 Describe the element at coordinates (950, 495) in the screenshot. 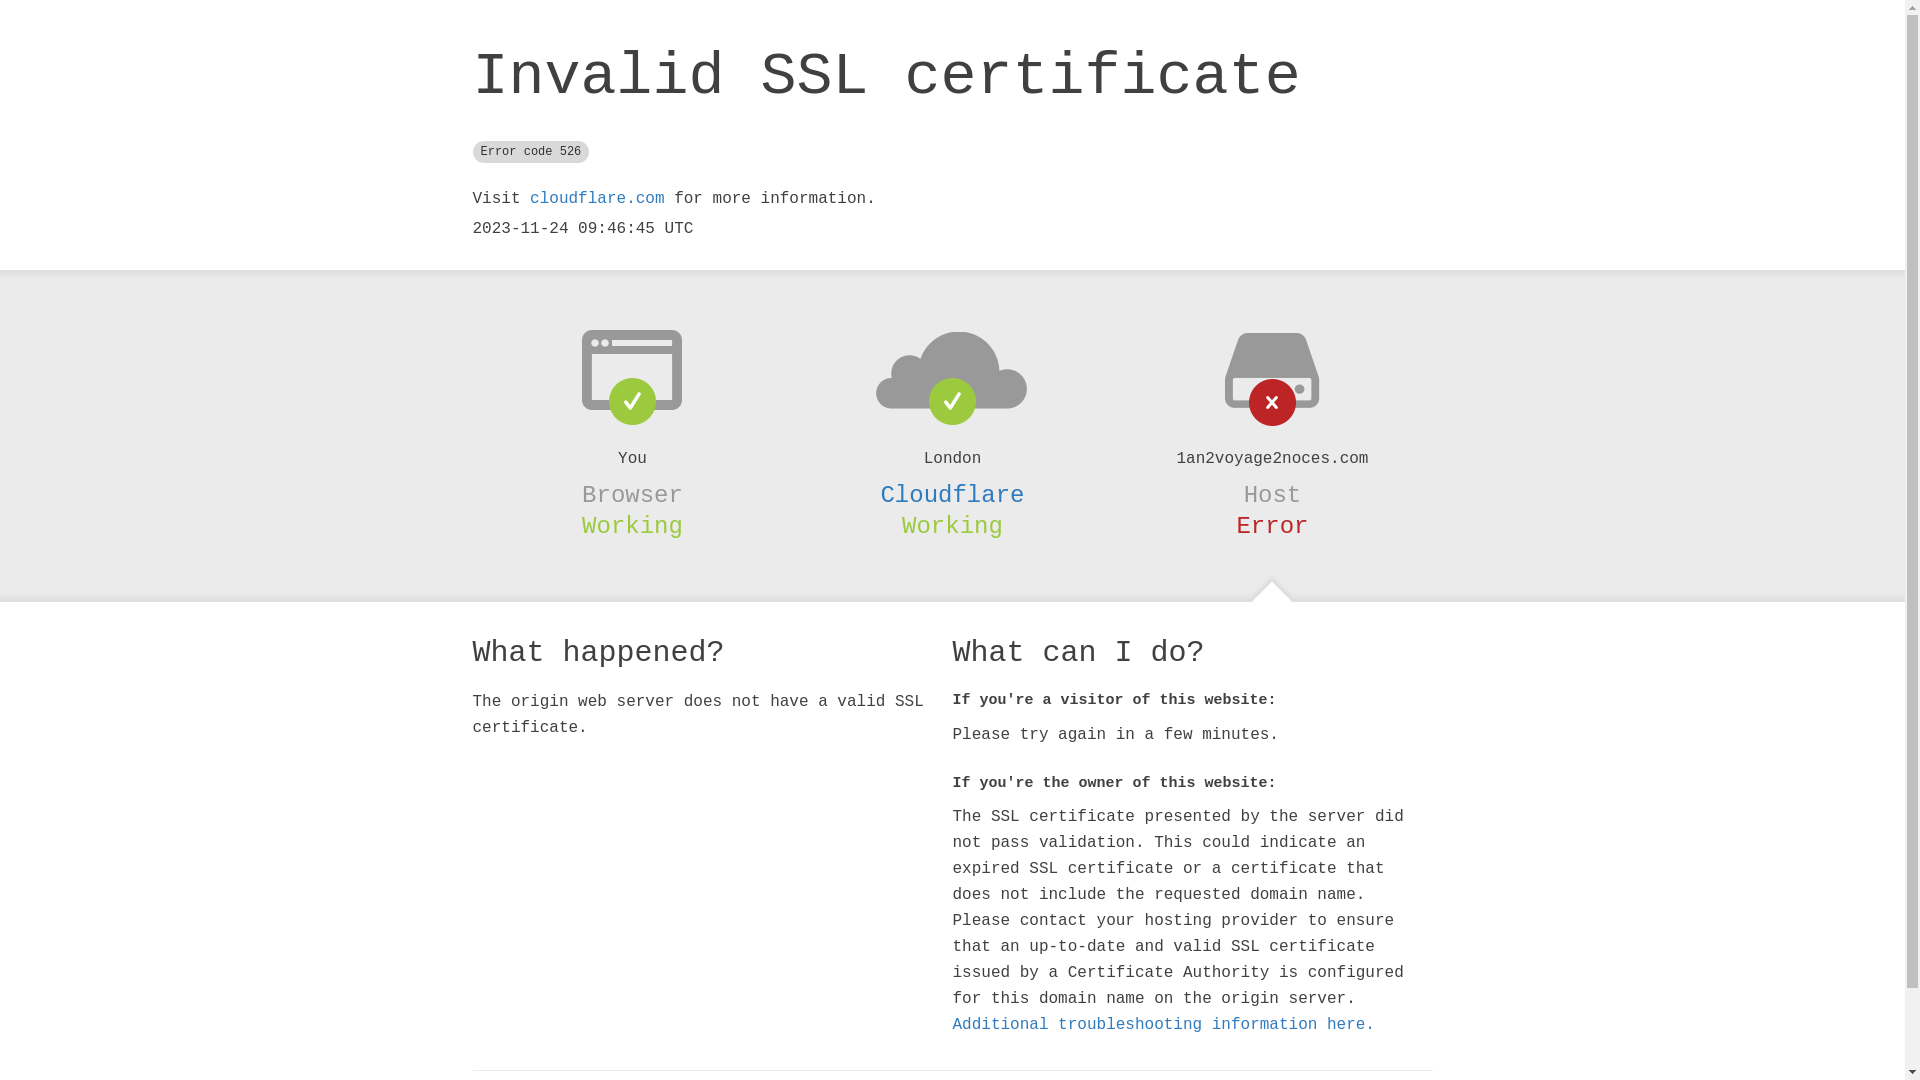

I see `'Cloudflare'` at that location.